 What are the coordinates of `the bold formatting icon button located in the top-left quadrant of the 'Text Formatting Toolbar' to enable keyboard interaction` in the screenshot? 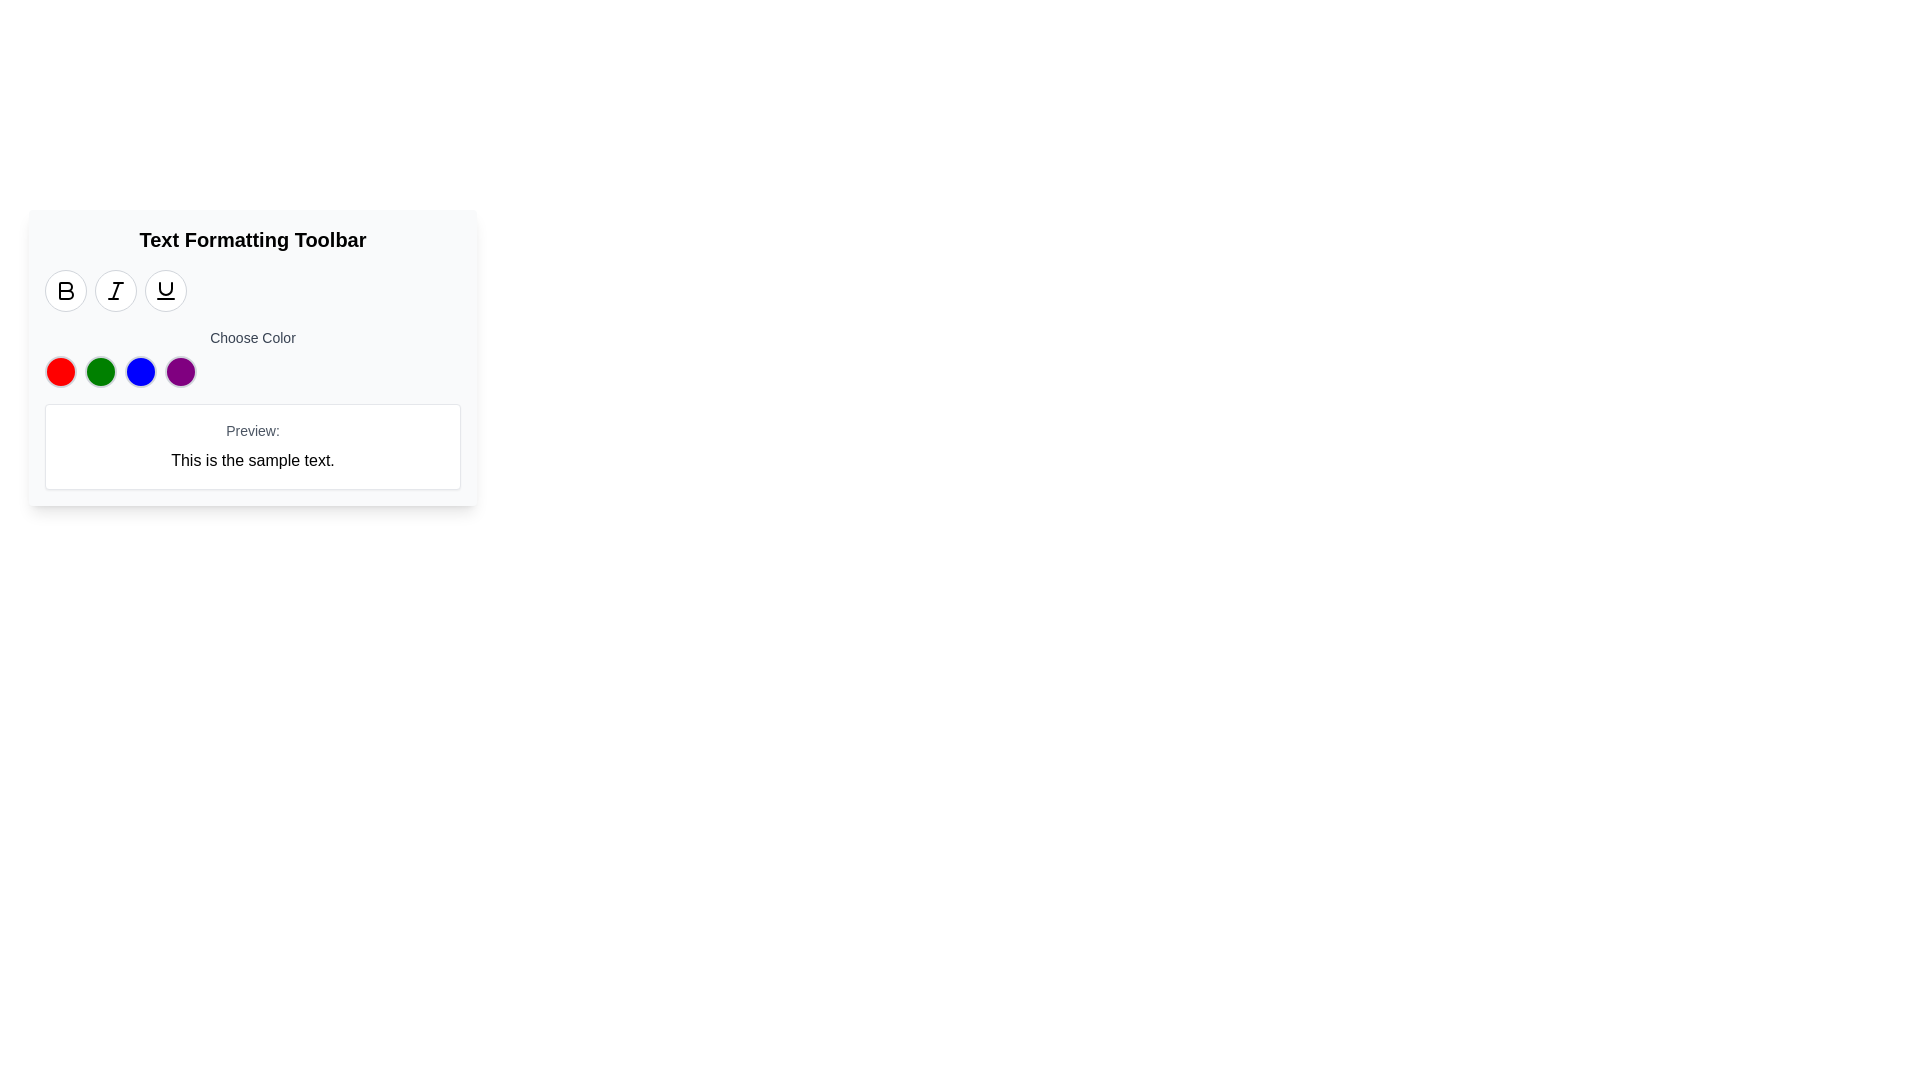 It's located at (66, 290).